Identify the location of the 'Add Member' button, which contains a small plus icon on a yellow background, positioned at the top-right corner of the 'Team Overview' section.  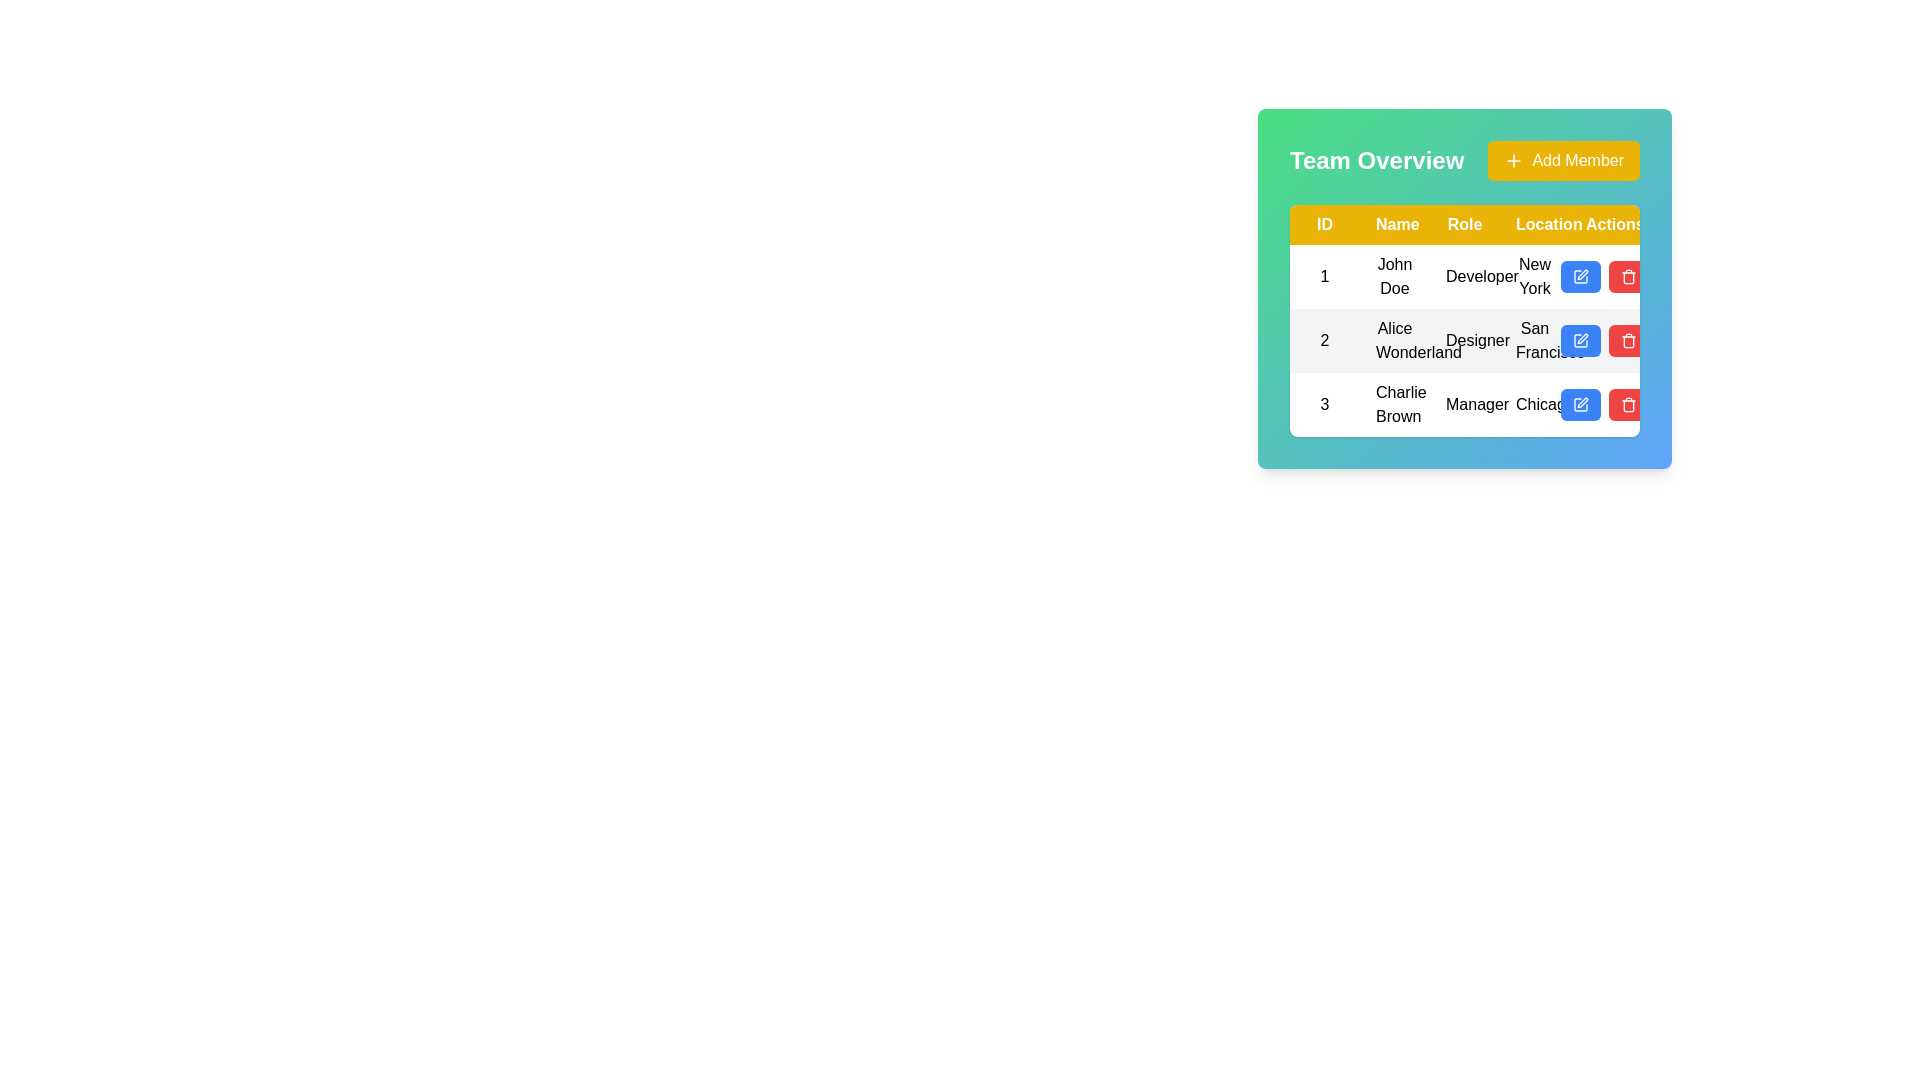
(1514, 160).